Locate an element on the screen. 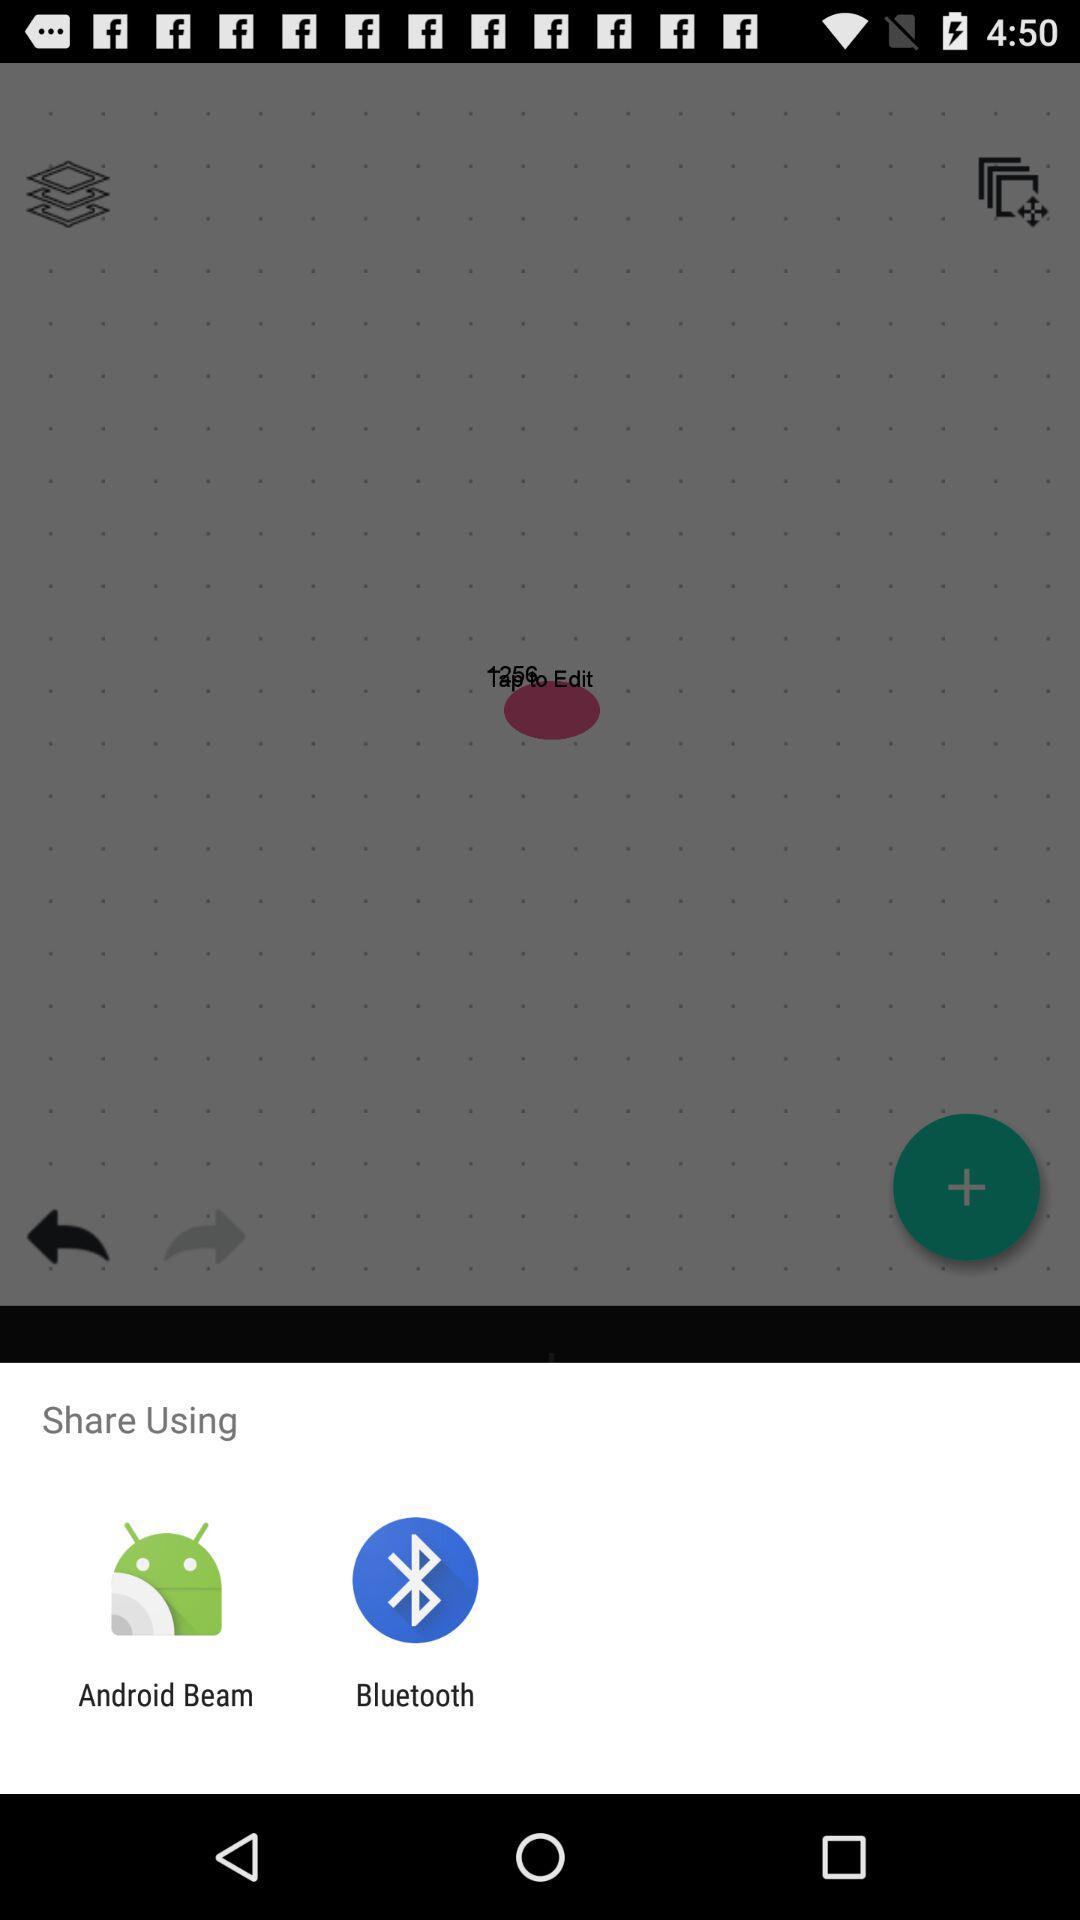 The width and height of the screenshot is (1080, 1920). android beam app is located at coordinates (165, 1711).